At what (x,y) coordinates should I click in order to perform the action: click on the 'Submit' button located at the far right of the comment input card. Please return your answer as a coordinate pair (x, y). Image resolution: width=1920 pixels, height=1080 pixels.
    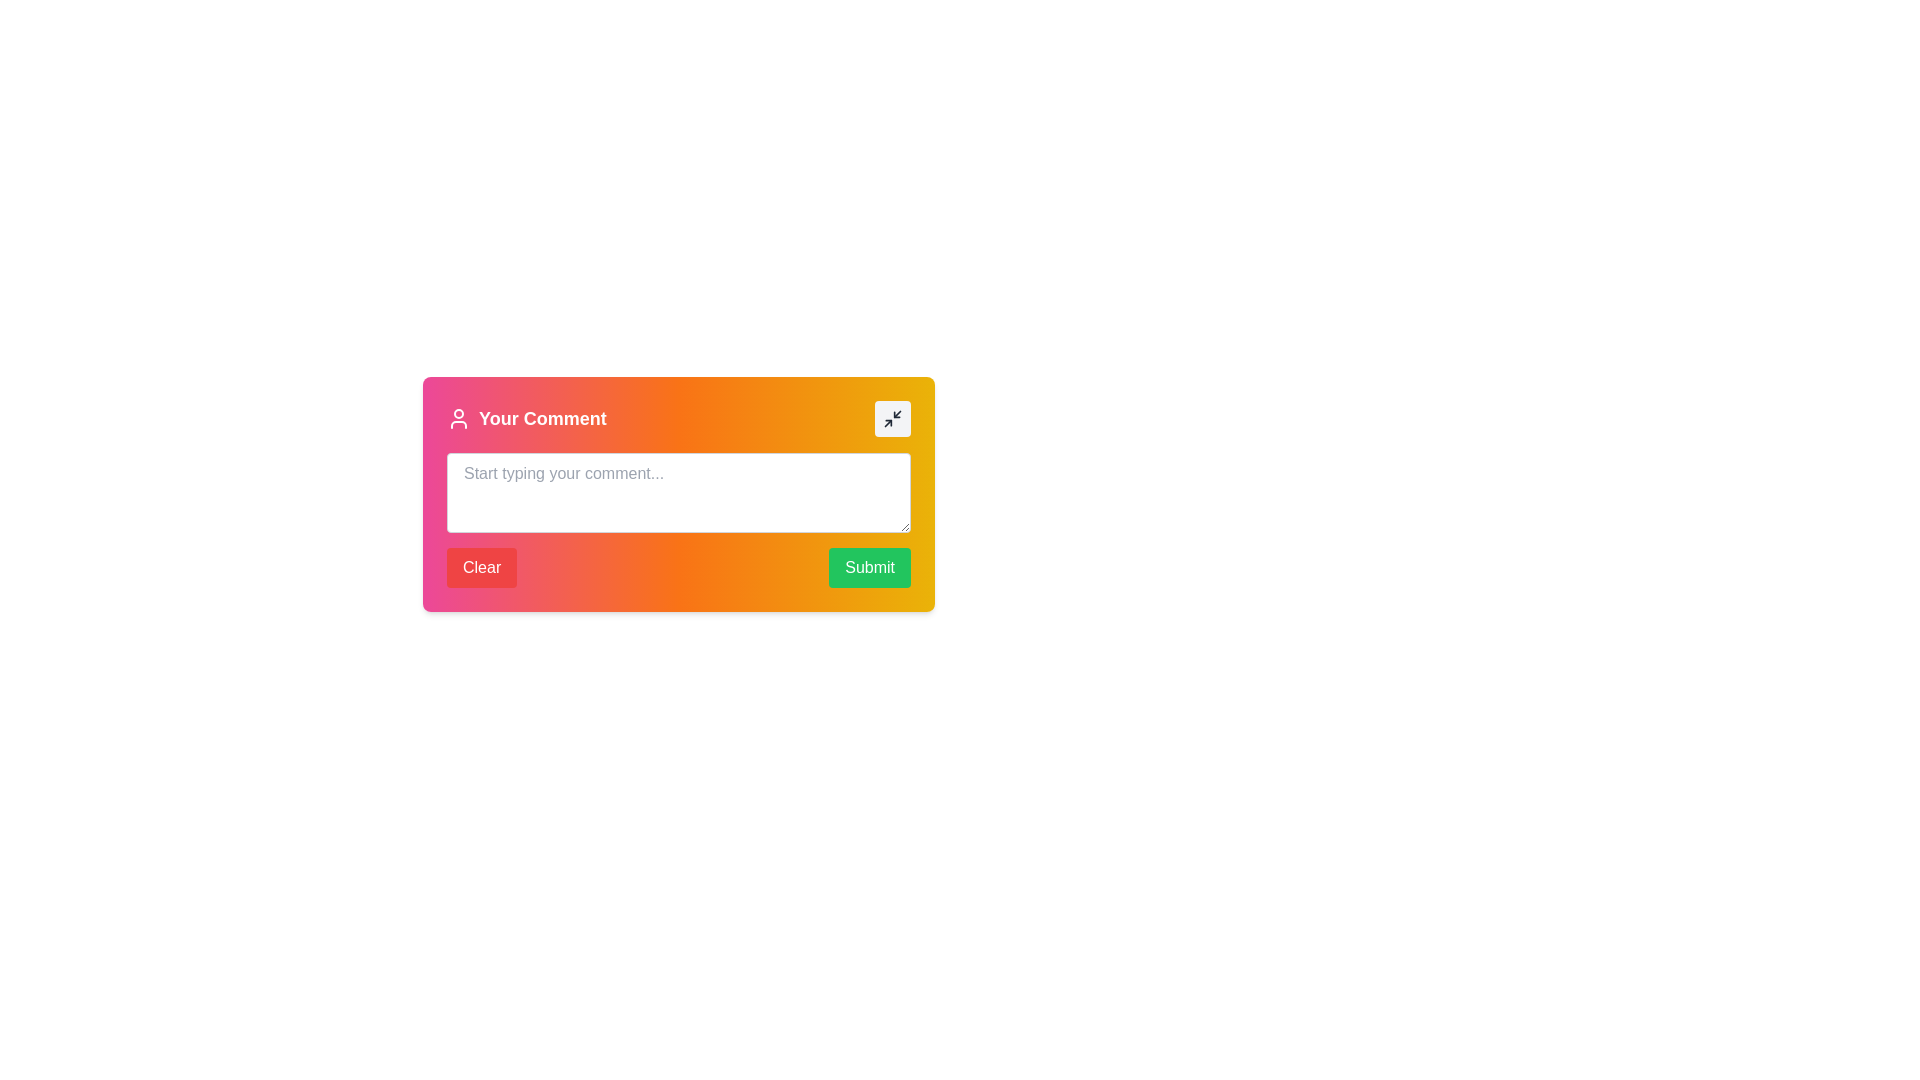
    Looking at the image, I should click on (870, 567).